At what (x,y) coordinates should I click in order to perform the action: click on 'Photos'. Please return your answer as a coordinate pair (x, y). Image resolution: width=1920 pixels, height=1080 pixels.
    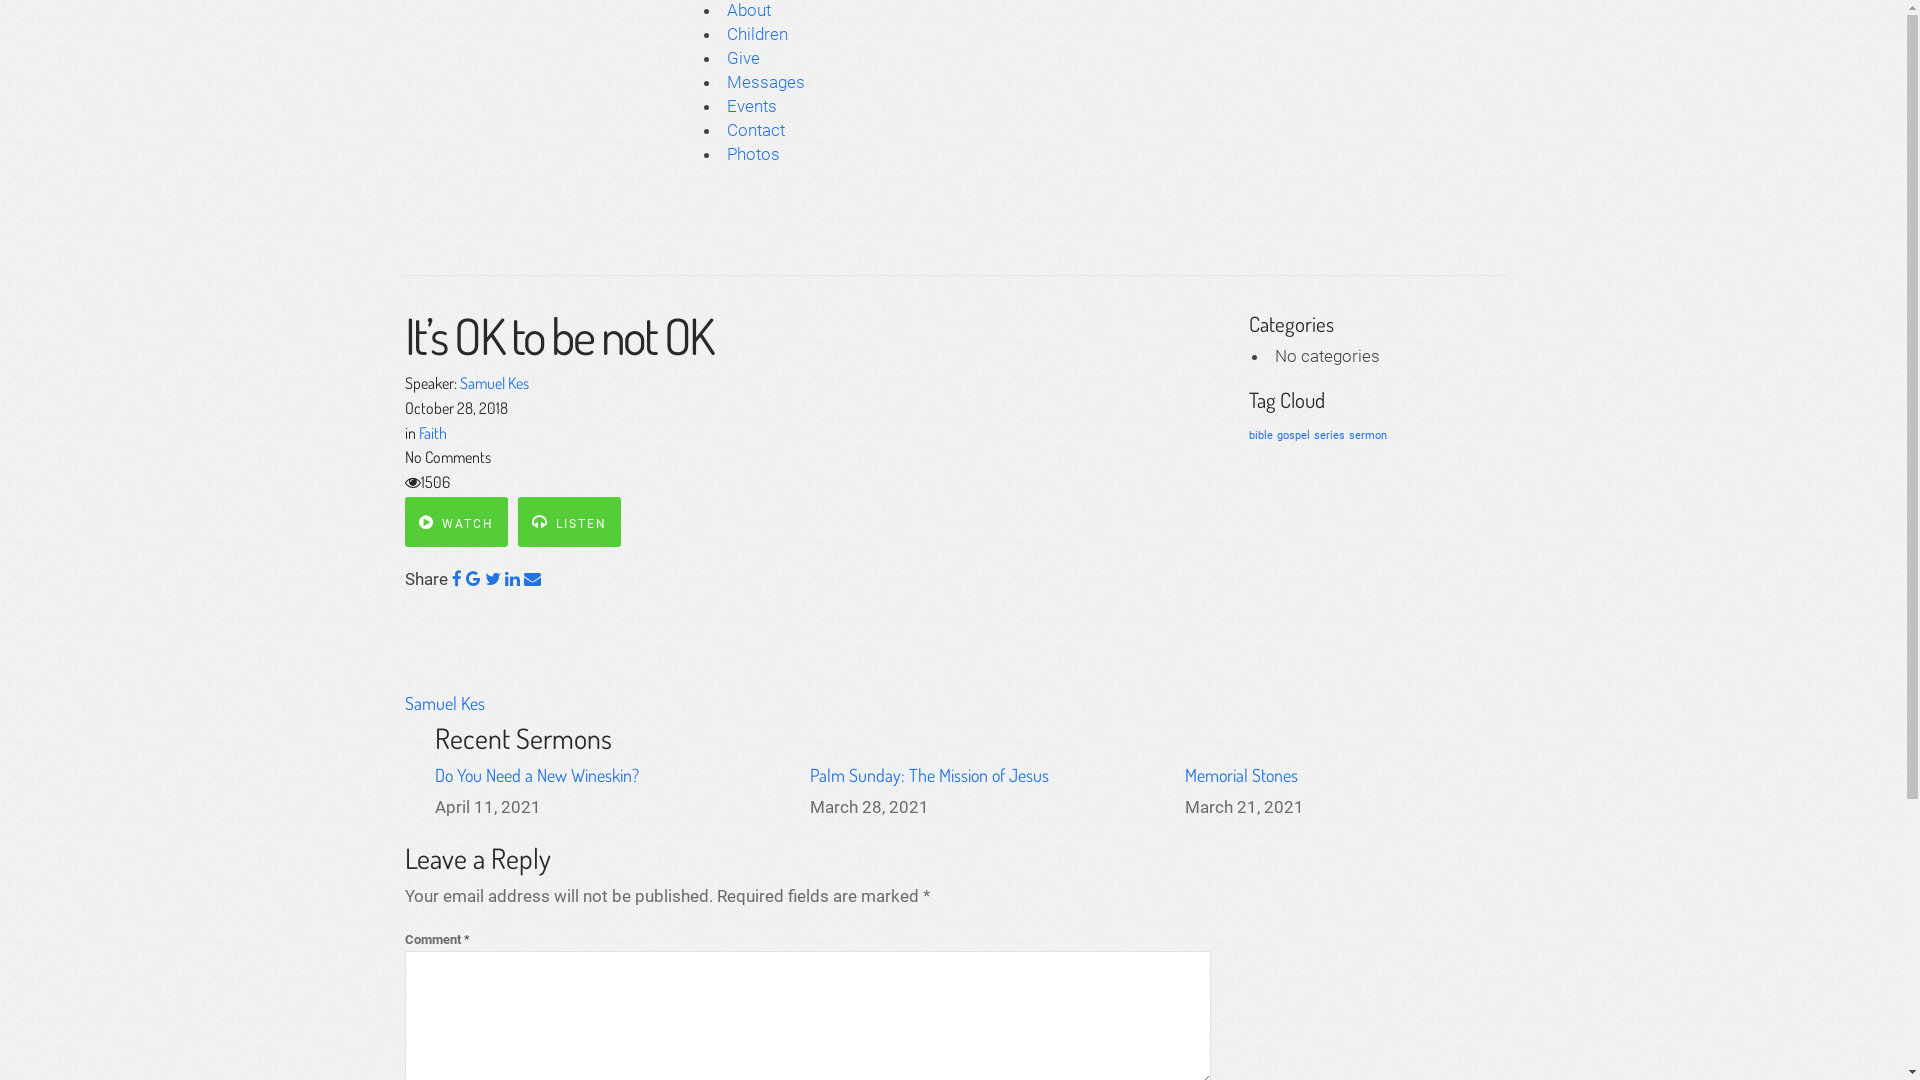
    Looking at the image, I should click on (752, 153).